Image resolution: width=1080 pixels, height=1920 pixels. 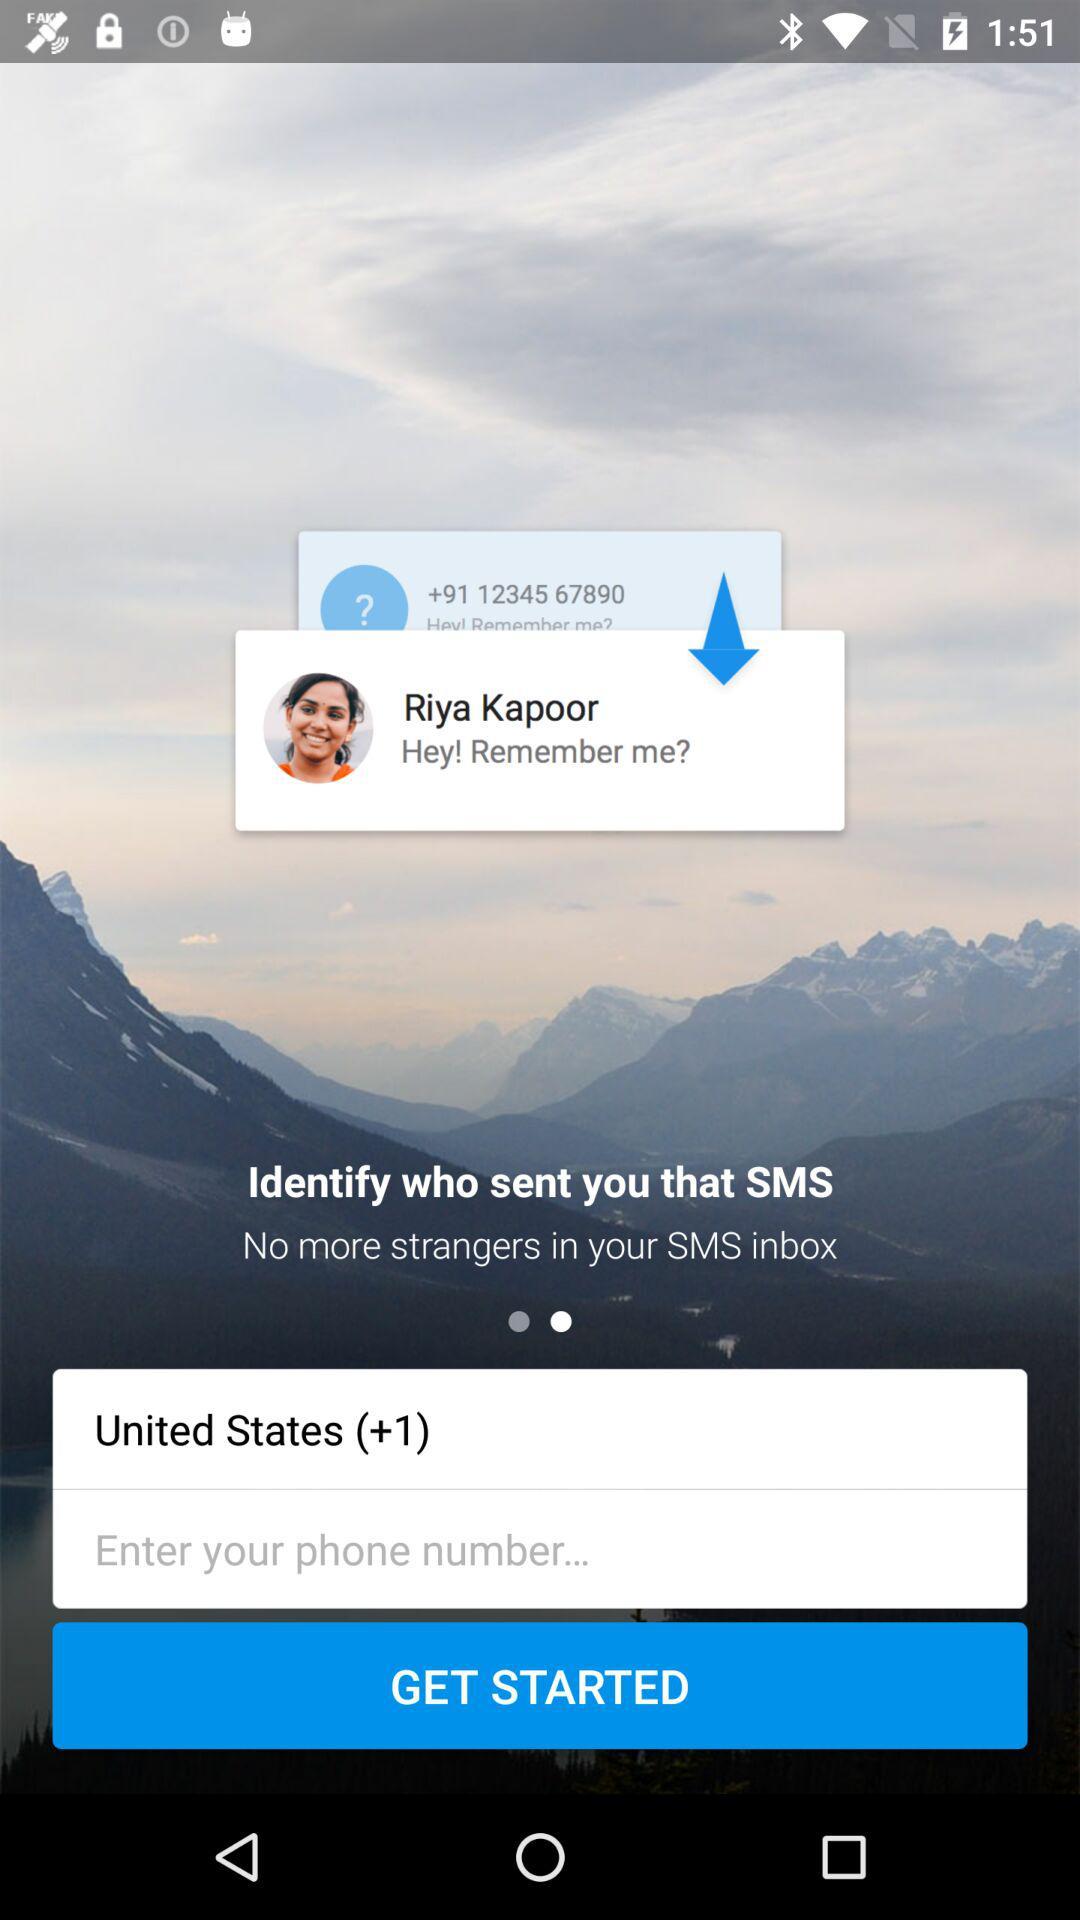 What do you see at coordinates (540, 1547) in the screenshot?
I see `type the phone number` at bounding box center [540, 1547].